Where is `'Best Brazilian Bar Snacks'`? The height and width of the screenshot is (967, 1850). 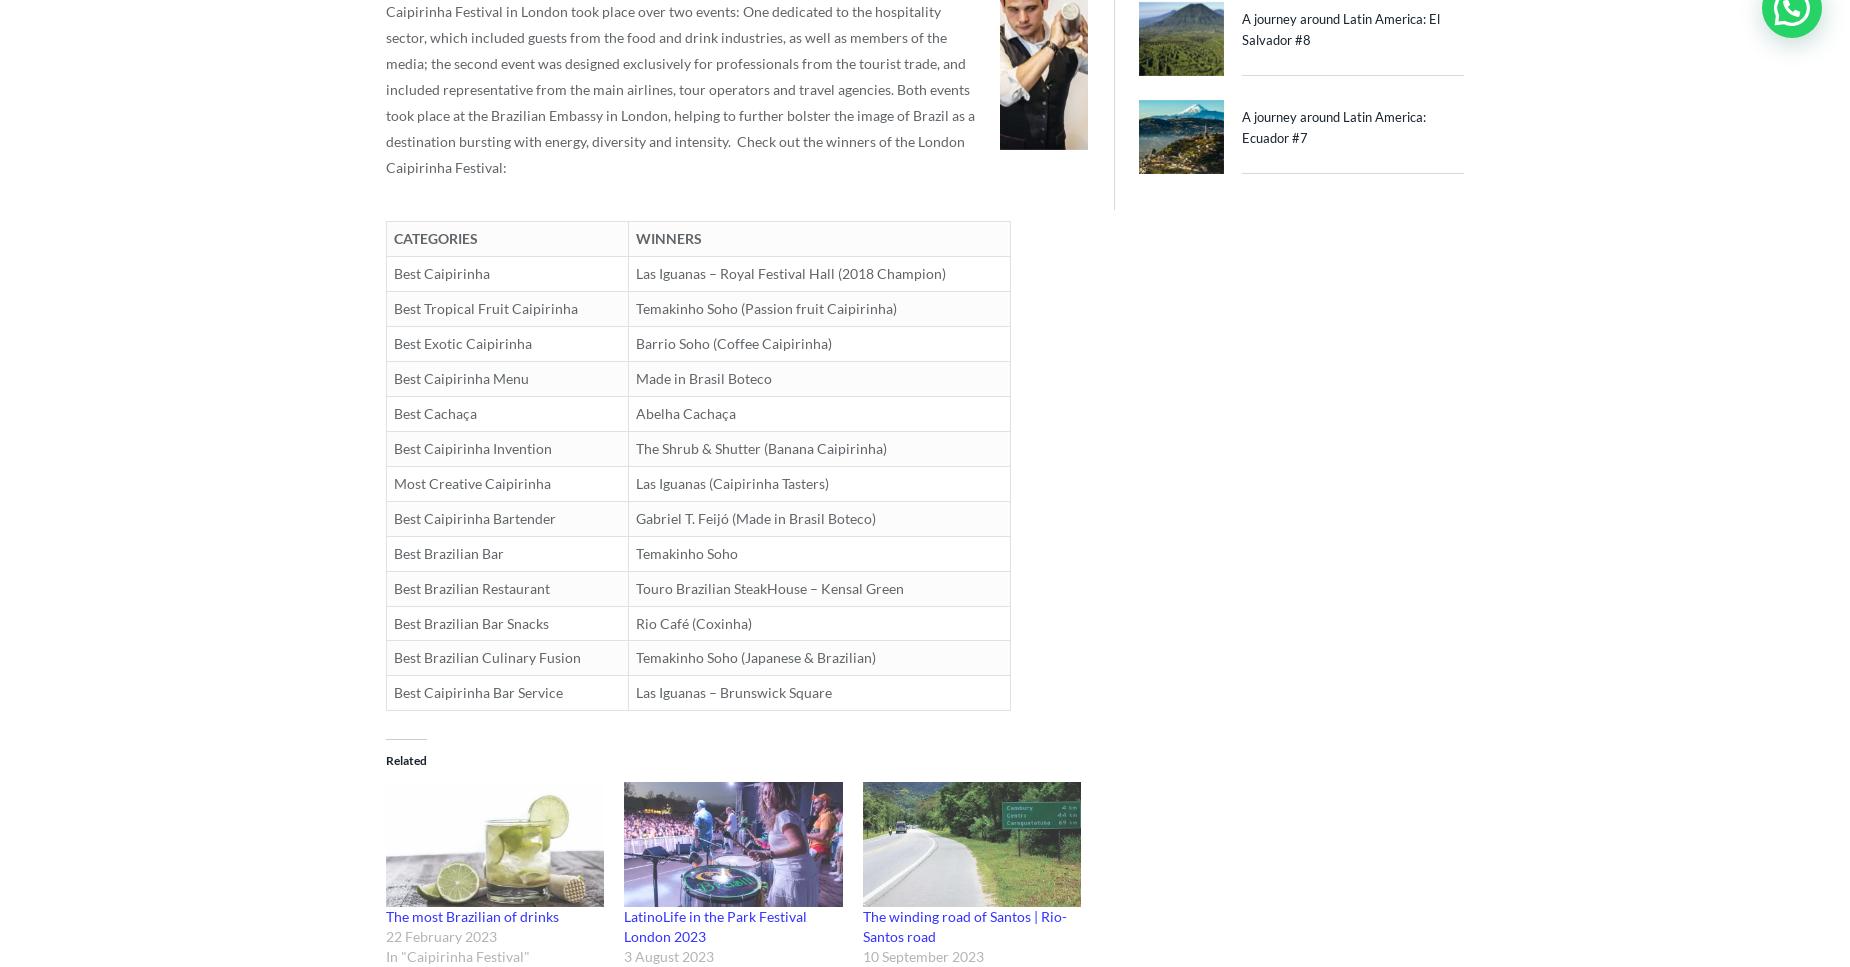
'Best Brazilian Bar Snacks' is located at coordinates (471, 622).